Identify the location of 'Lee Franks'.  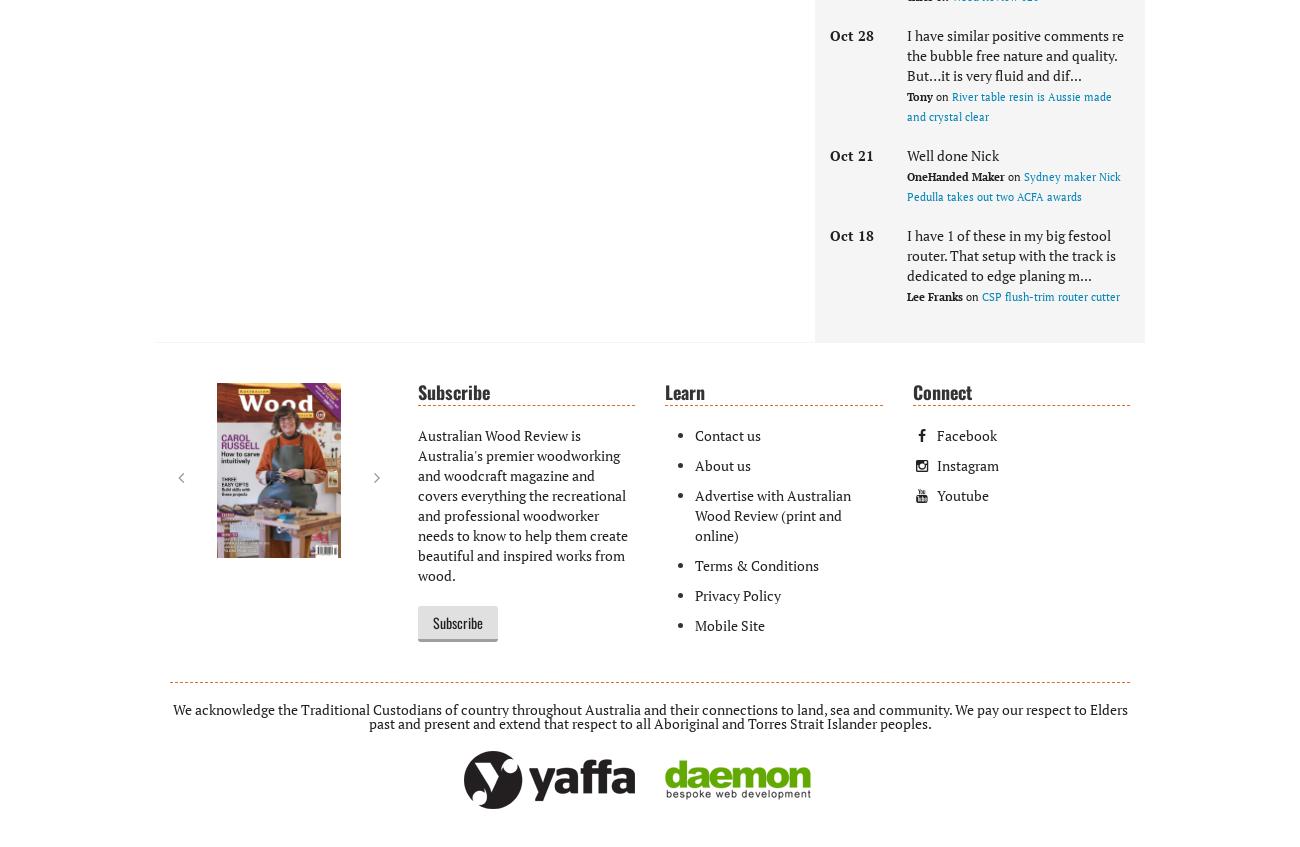
(906, 295).